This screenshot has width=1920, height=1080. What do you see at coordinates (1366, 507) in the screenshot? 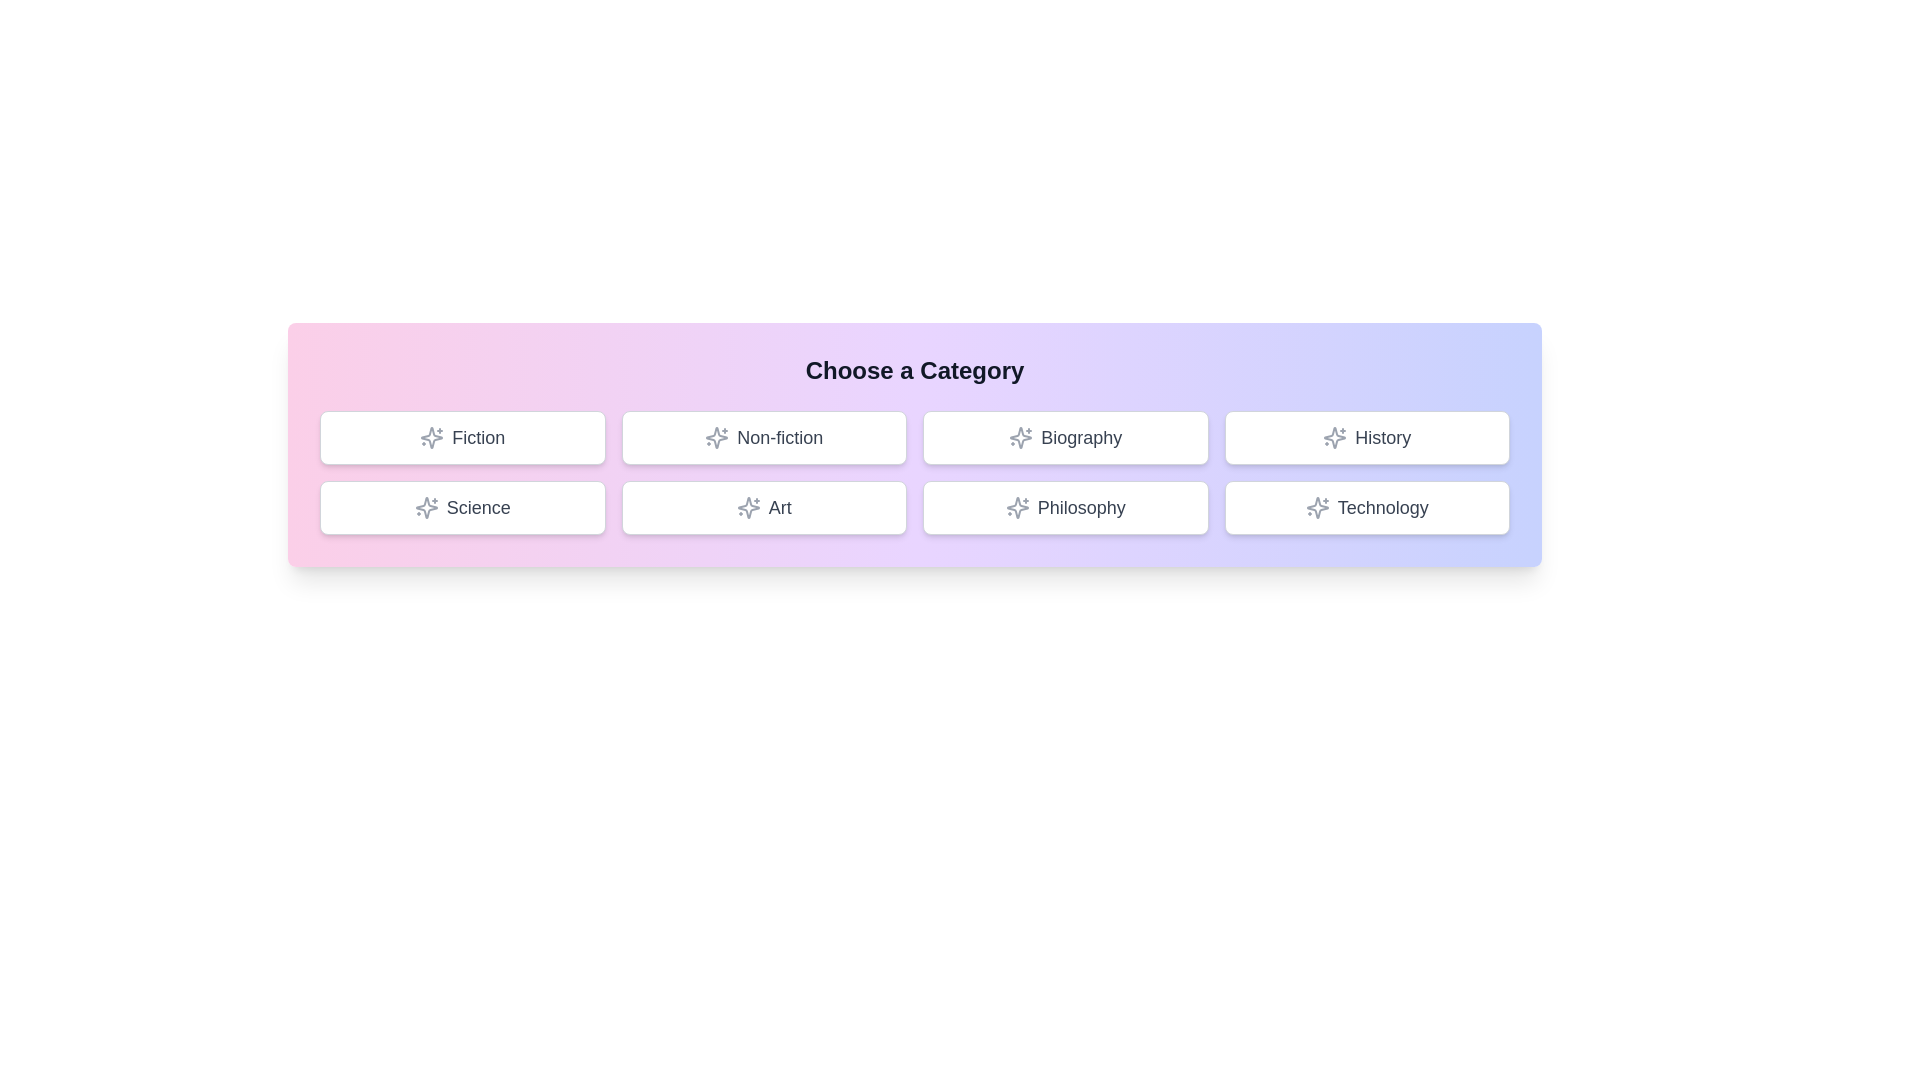
I see `the button labeled 'Technology' to observe the hover effect` at bounding box center [1366, 507].